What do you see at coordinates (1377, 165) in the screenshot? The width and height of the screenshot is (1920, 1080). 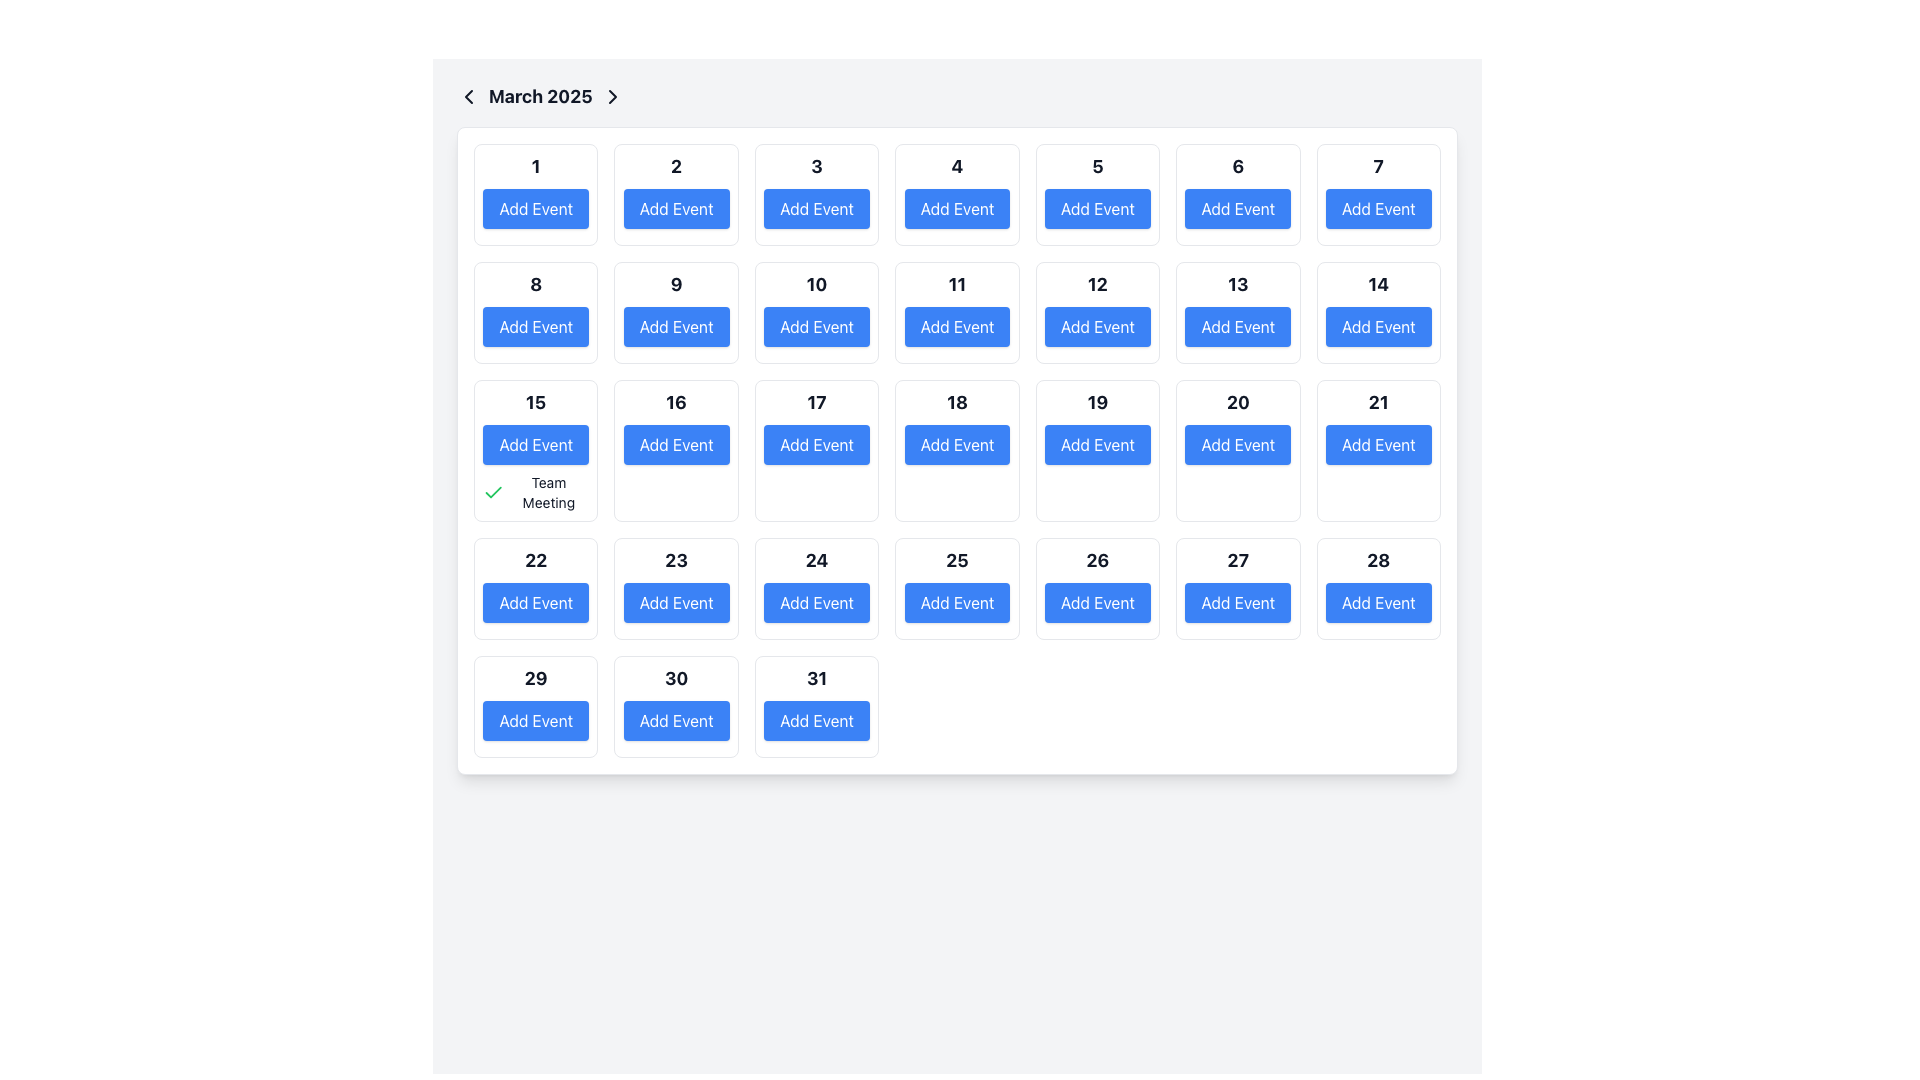 I see `text from the bold, large-sized number '7' located at the top-right card of the calendar grid, above the 'Add Event' button` at bounding box center [1377, 165].